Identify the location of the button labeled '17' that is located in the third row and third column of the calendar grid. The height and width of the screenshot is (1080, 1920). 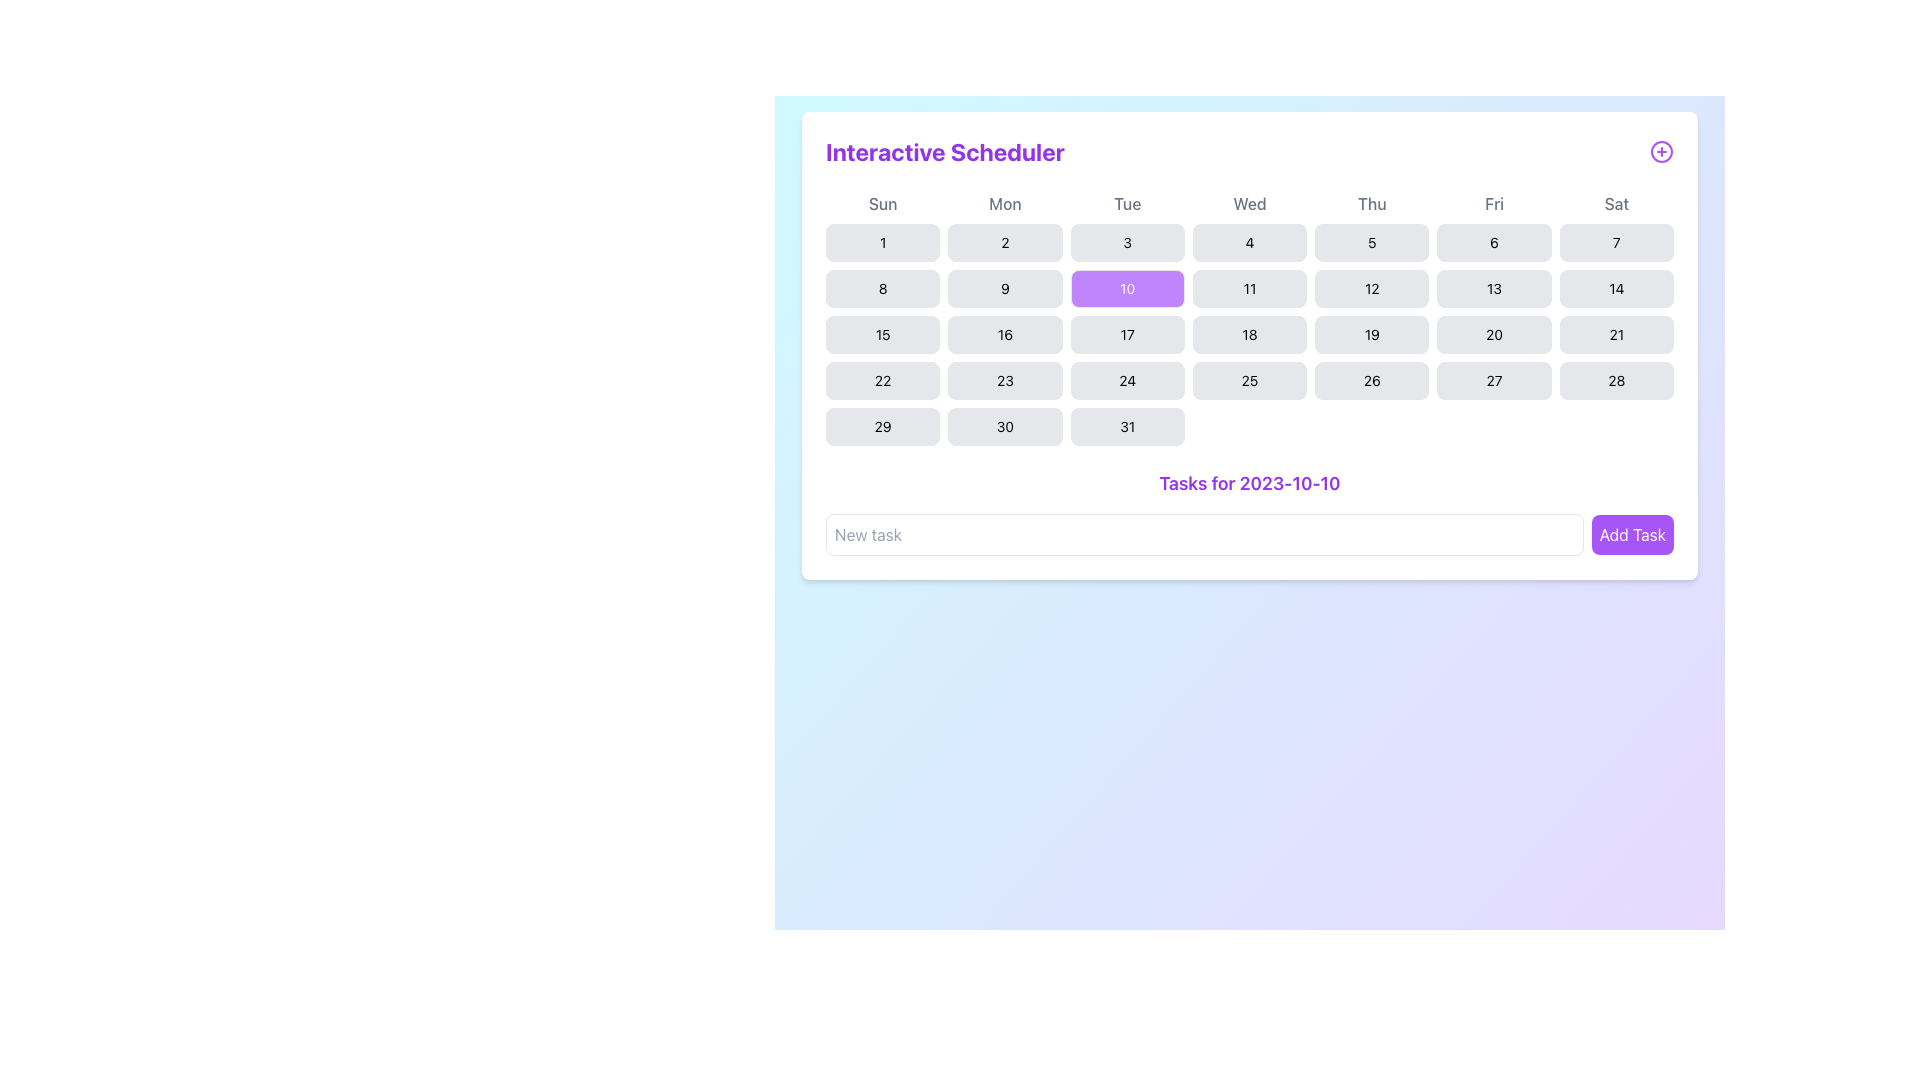
(1127, 334).